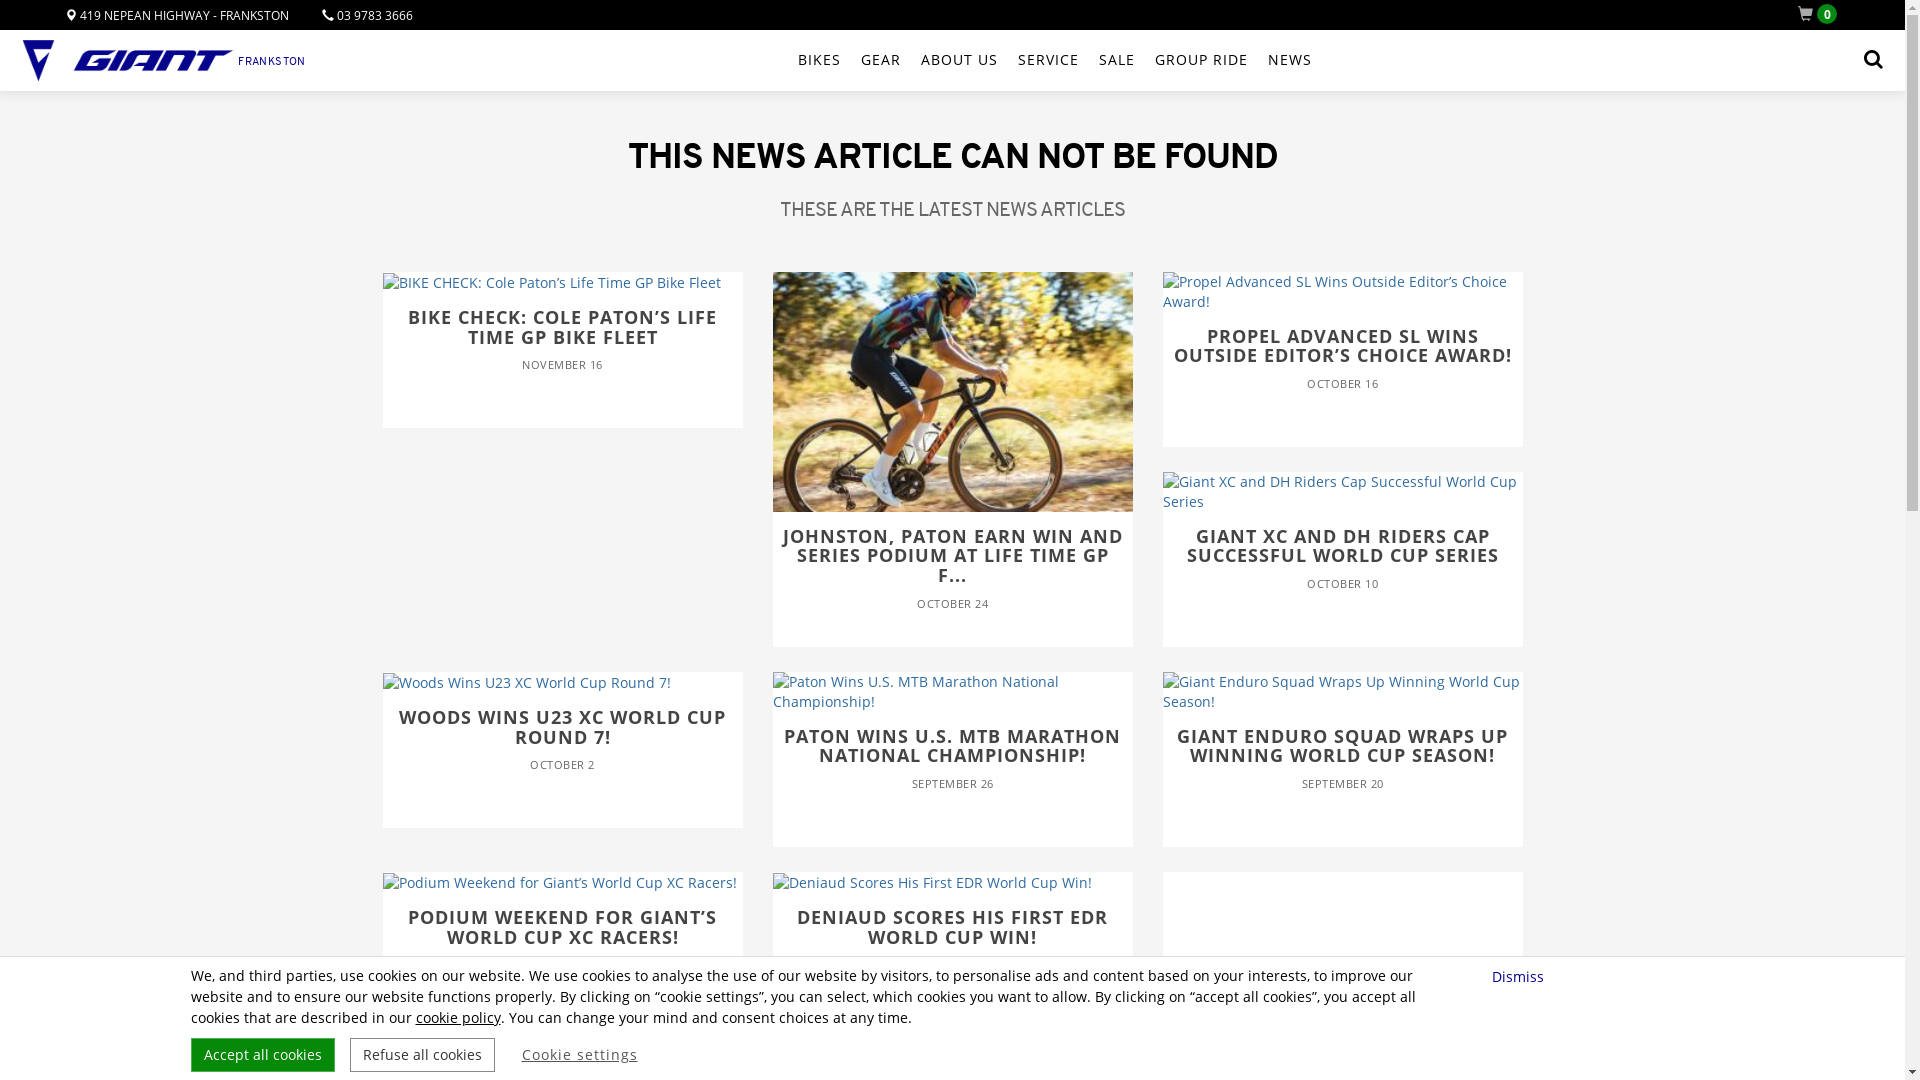  What do you see at coordinates (1200, 59) in the screenshot?
I see `'GROUP RIDE'` at bounding box center [1200, 59].